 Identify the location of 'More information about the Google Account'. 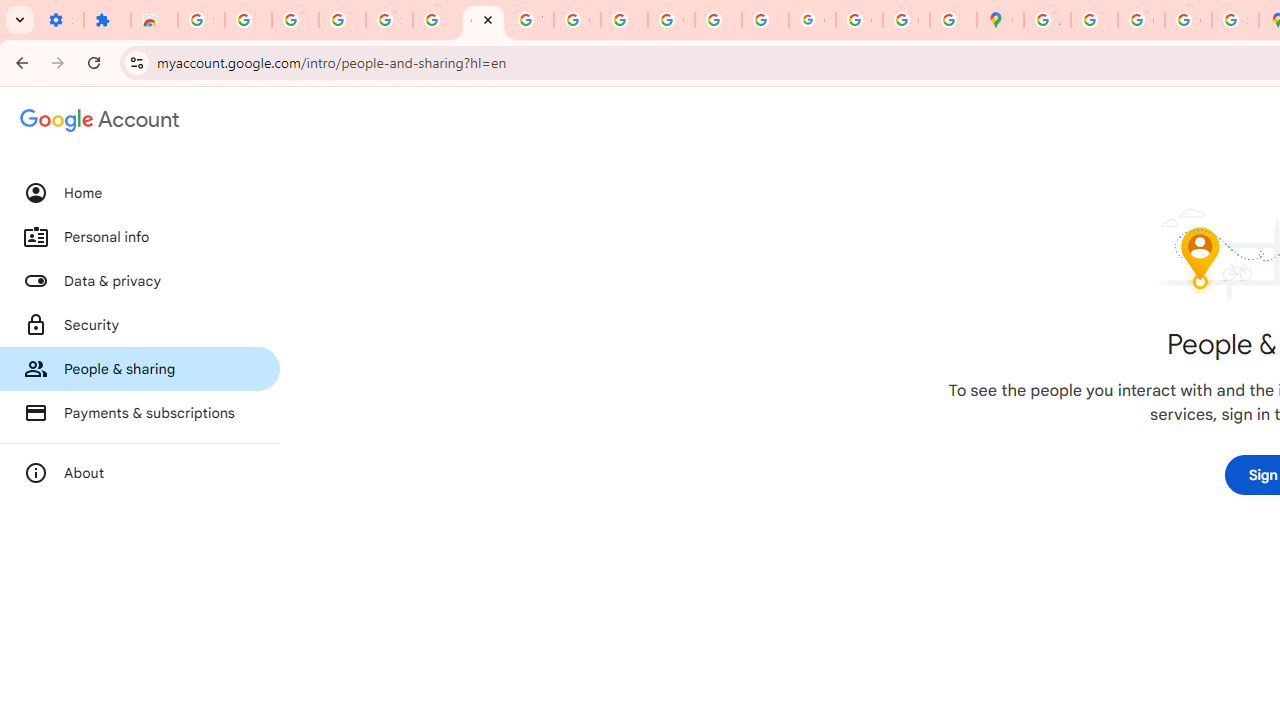
(139, 473).